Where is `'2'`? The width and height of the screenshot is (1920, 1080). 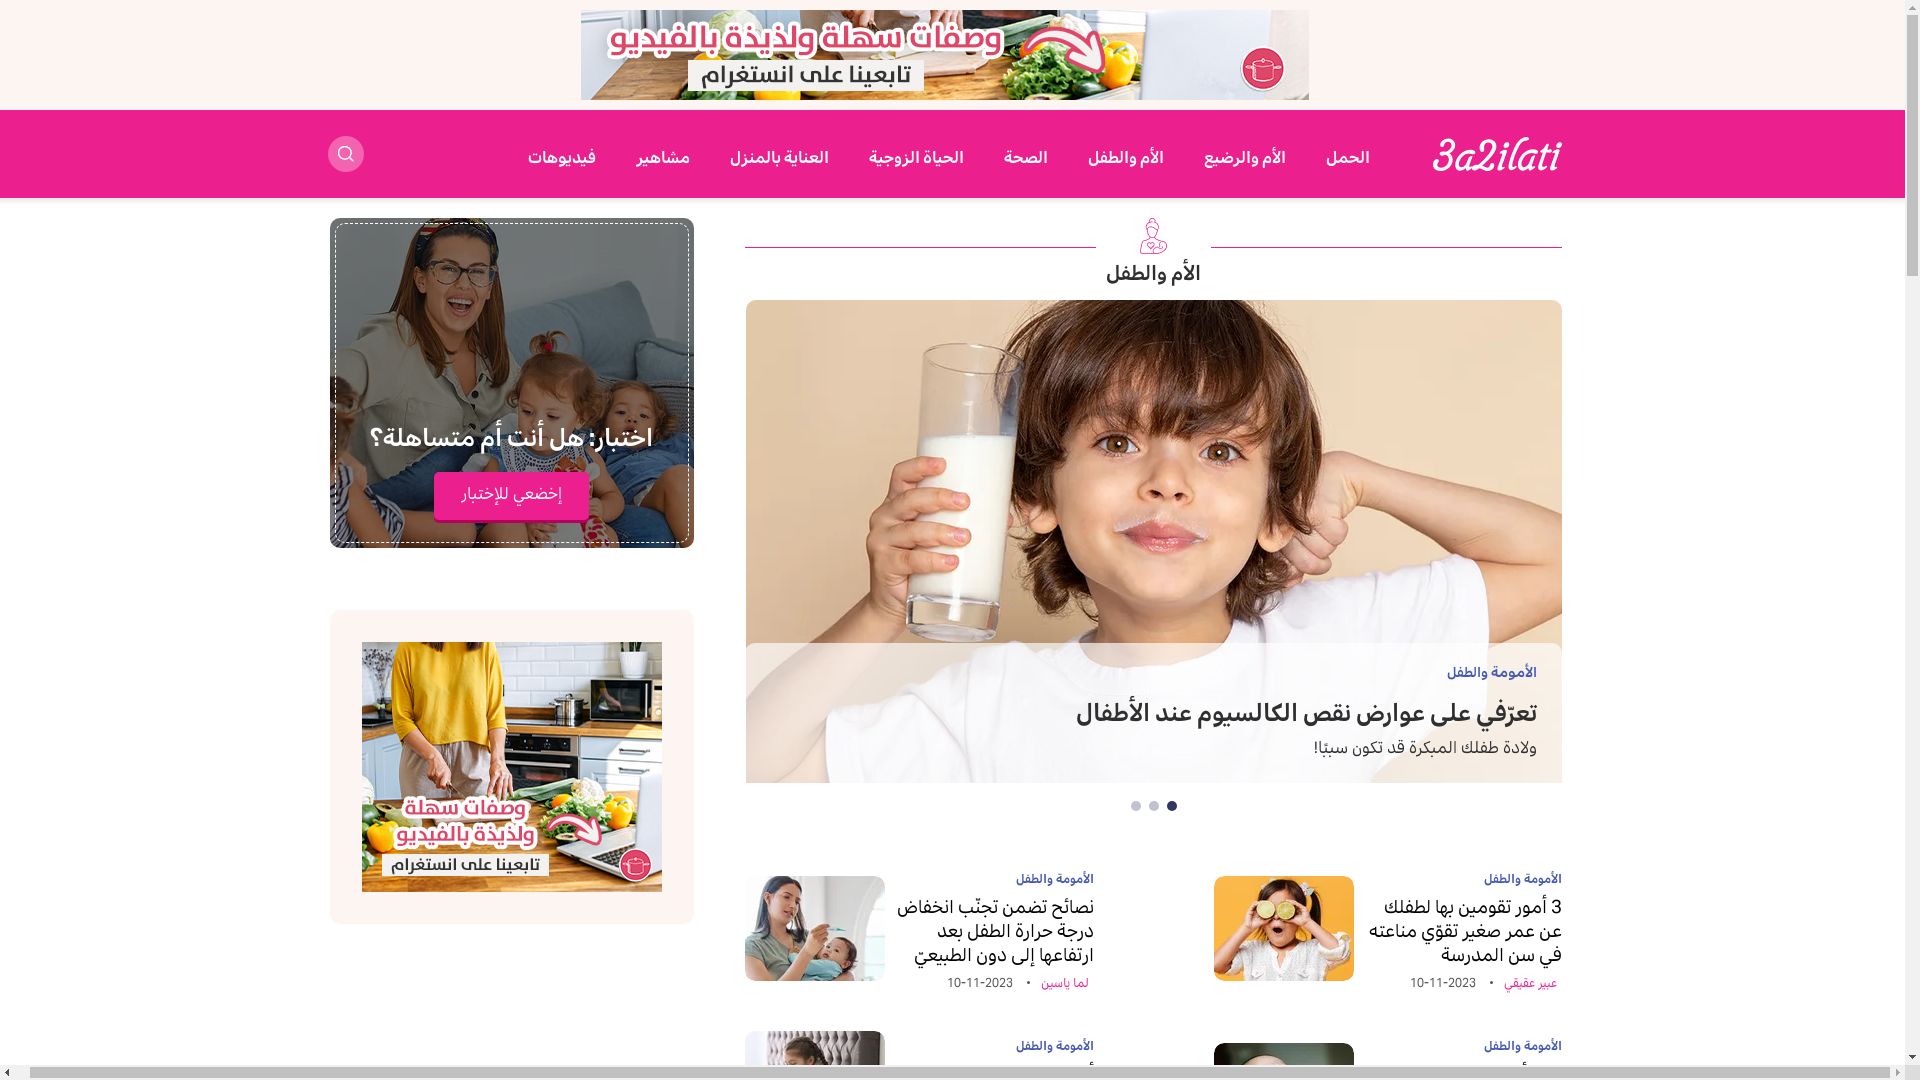 '2' is located at coordinates (1148, 805).